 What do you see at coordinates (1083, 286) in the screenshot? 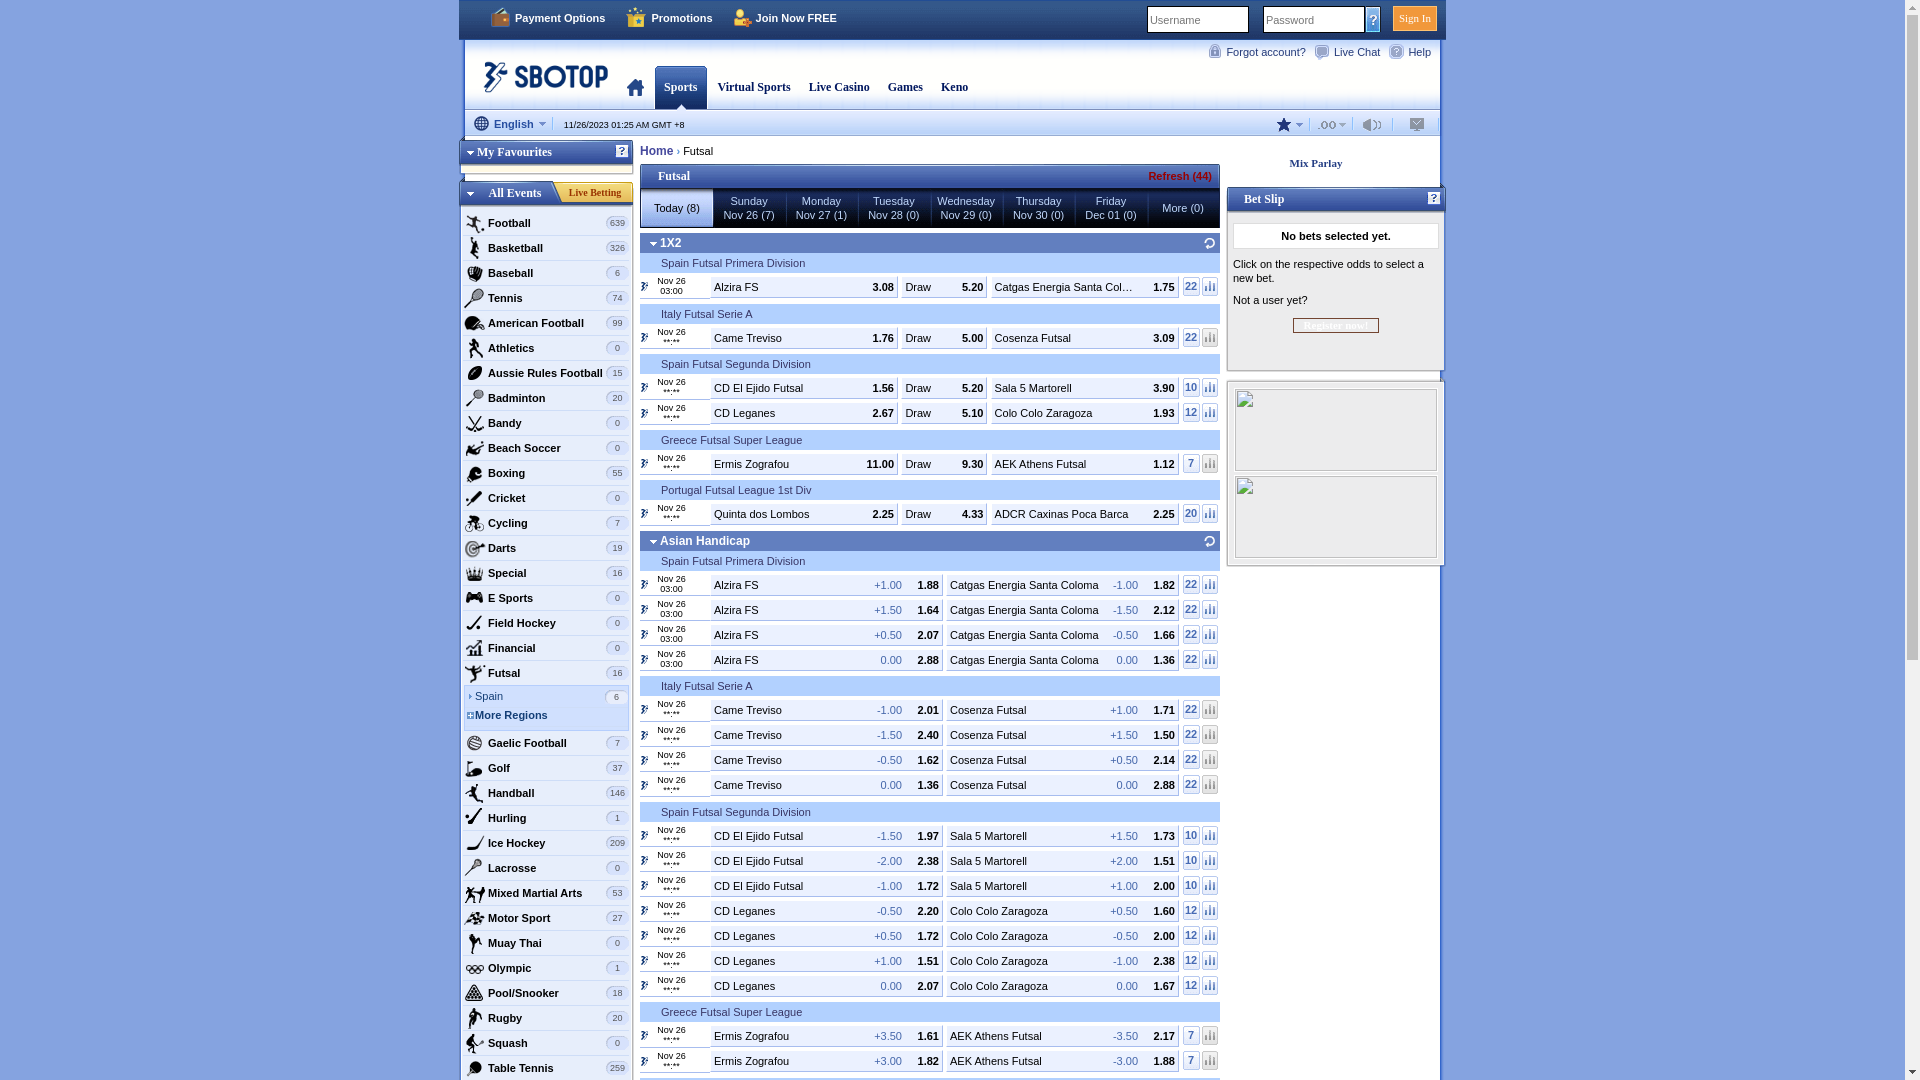
I see `'1.75` at bounding box center [1083, 286].